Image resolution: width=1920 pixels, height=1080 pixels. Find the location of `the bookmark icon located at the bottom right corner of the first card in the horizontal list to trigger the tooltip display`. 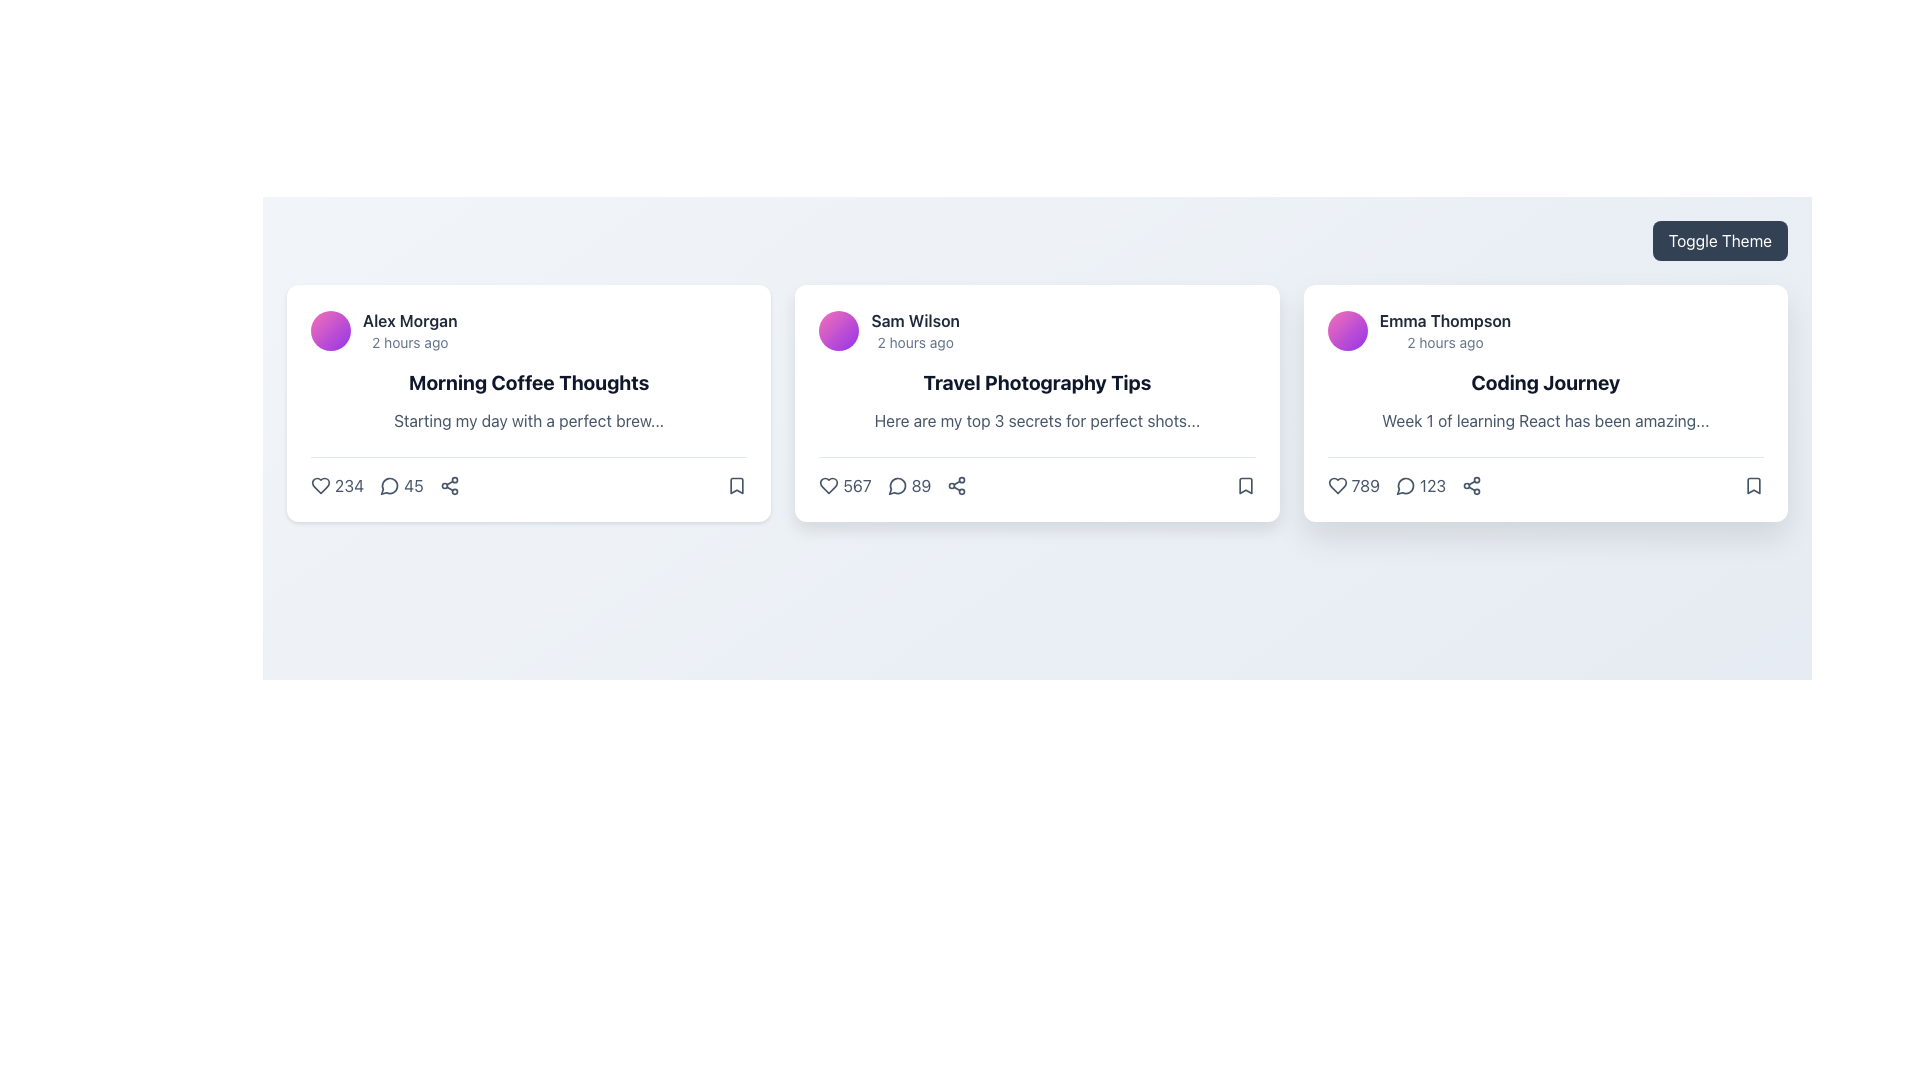

the bookmark icon located at the bottom right corner of the first card in the horizontal list to trigger the tooltip display is located at coordinates (736, 486).